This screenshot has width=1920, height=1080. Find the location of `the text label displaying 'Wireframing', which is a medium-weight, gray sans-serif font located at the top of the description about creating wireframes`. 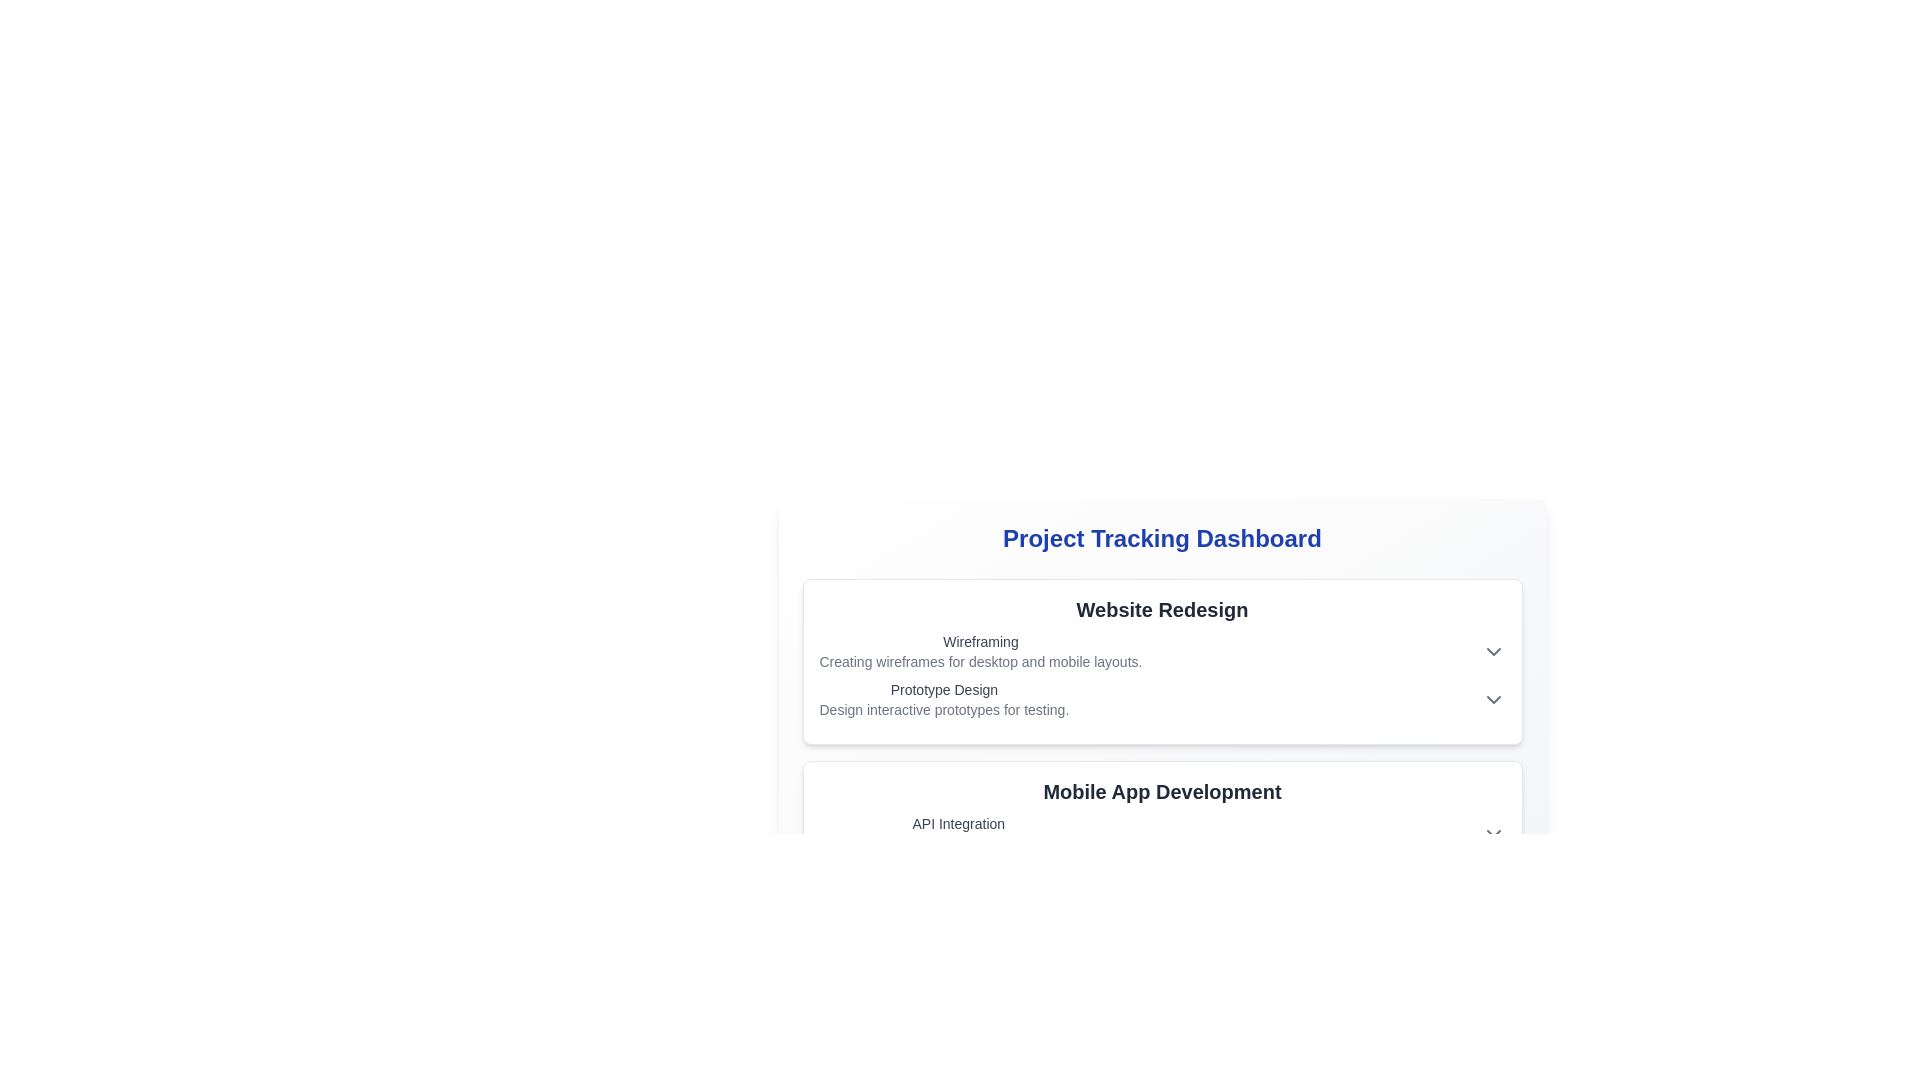

the text label displaying 'Wireframing', which is a medium-weight, gray sans-serif font located at the top of the description about creating wireframes is located at coordinates (980, 641).